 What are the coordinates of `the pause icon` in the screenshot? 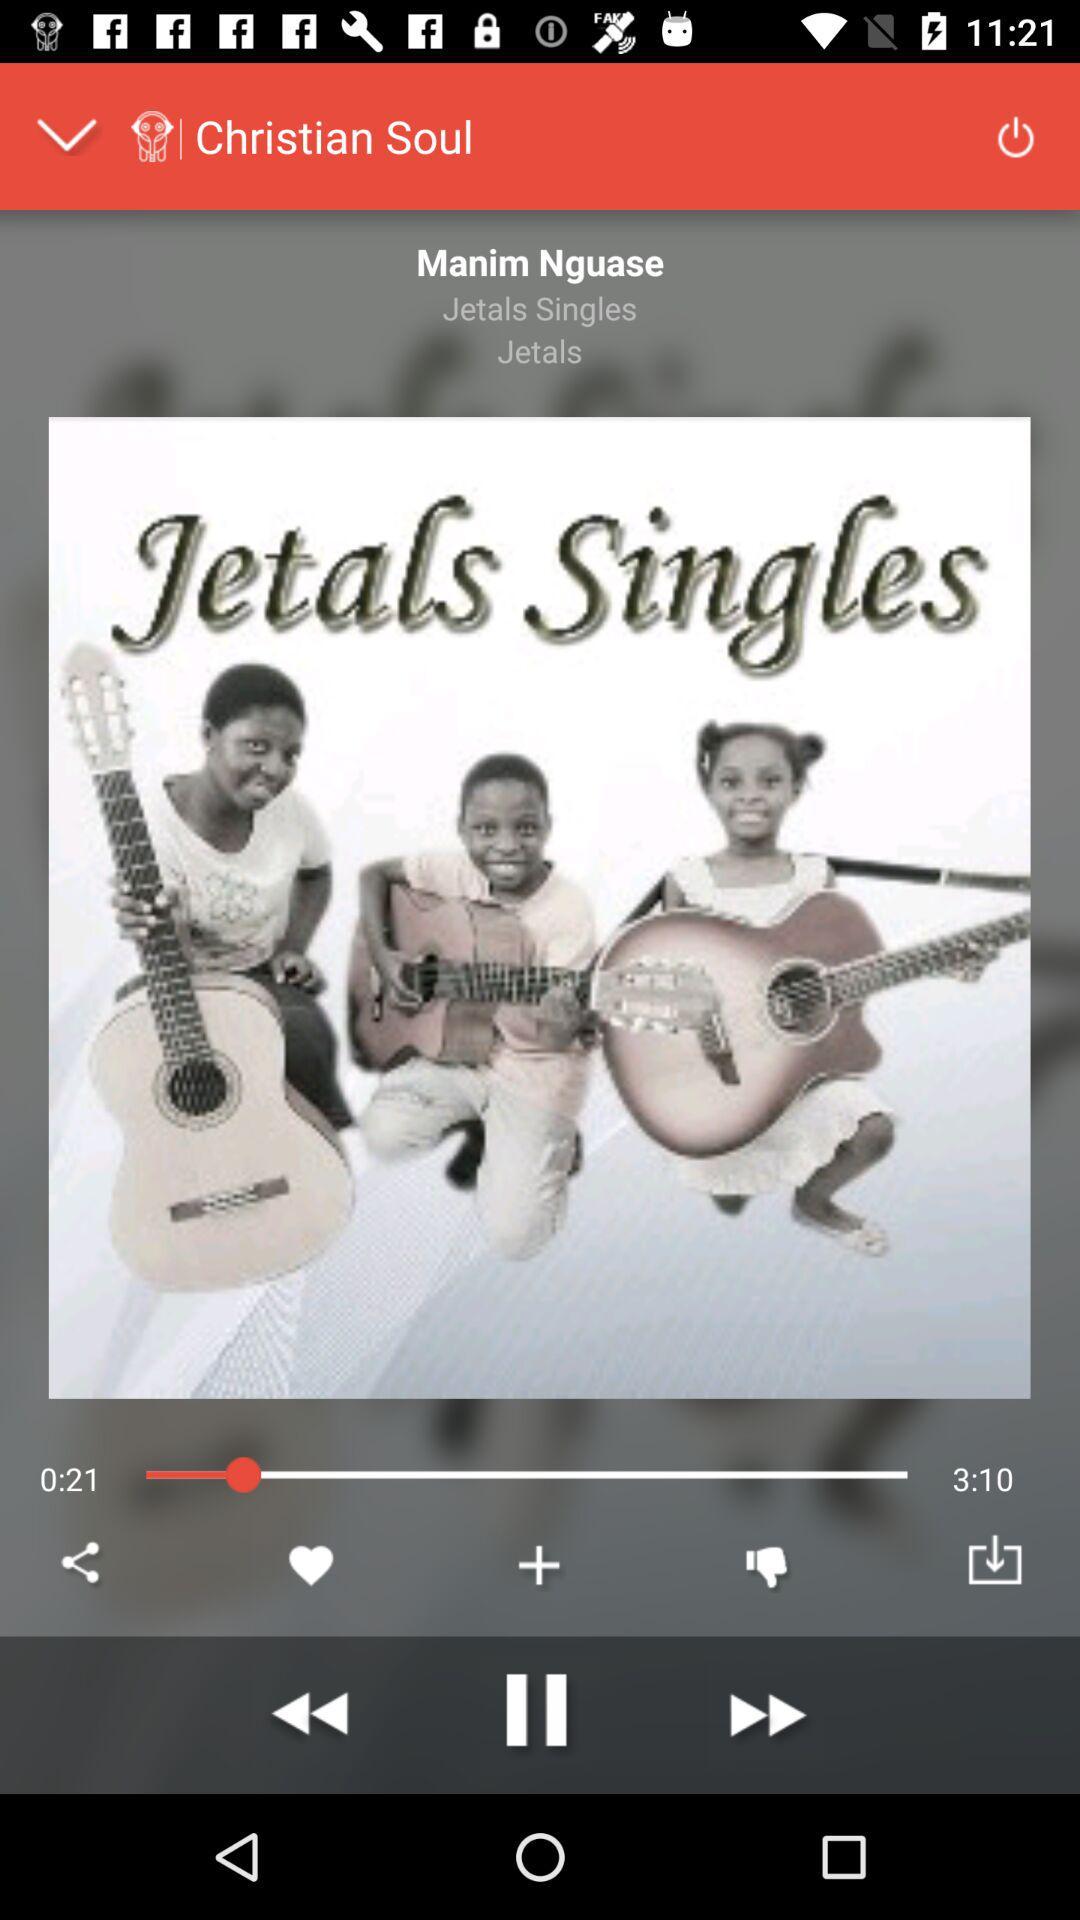 It's located at (540, 1714).